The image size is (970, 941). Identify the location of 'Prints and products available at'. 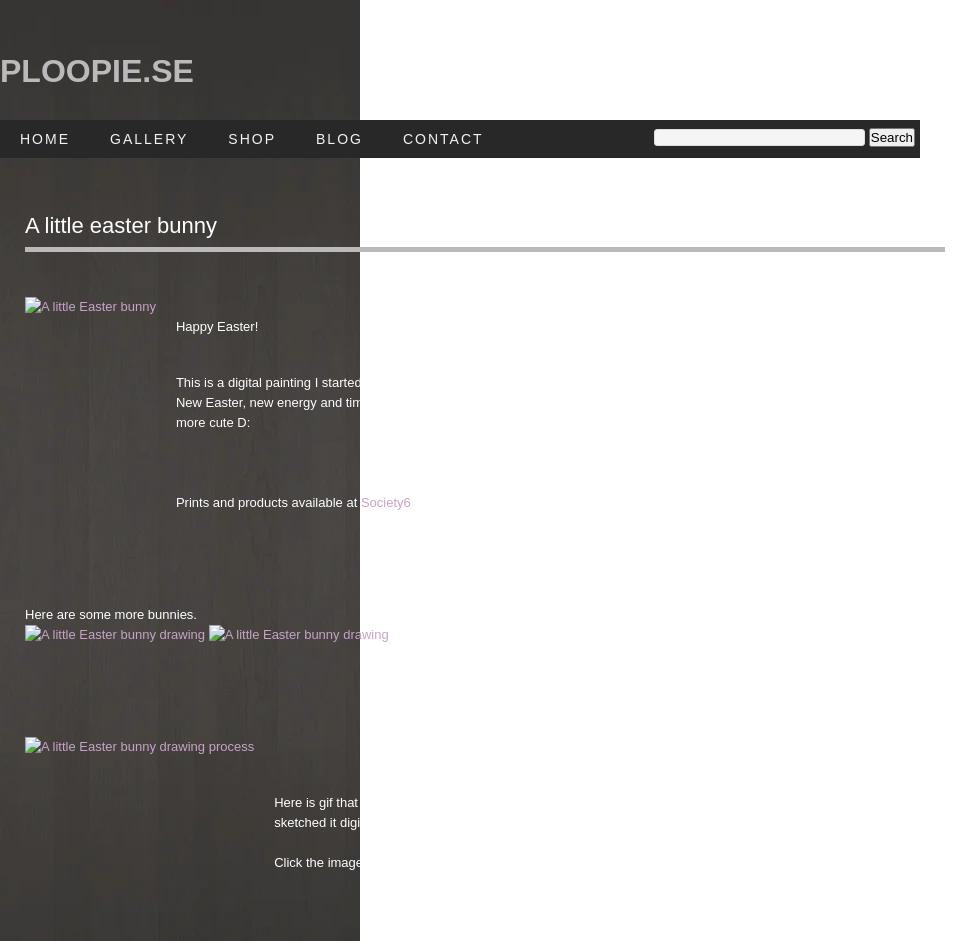
(266, 501).